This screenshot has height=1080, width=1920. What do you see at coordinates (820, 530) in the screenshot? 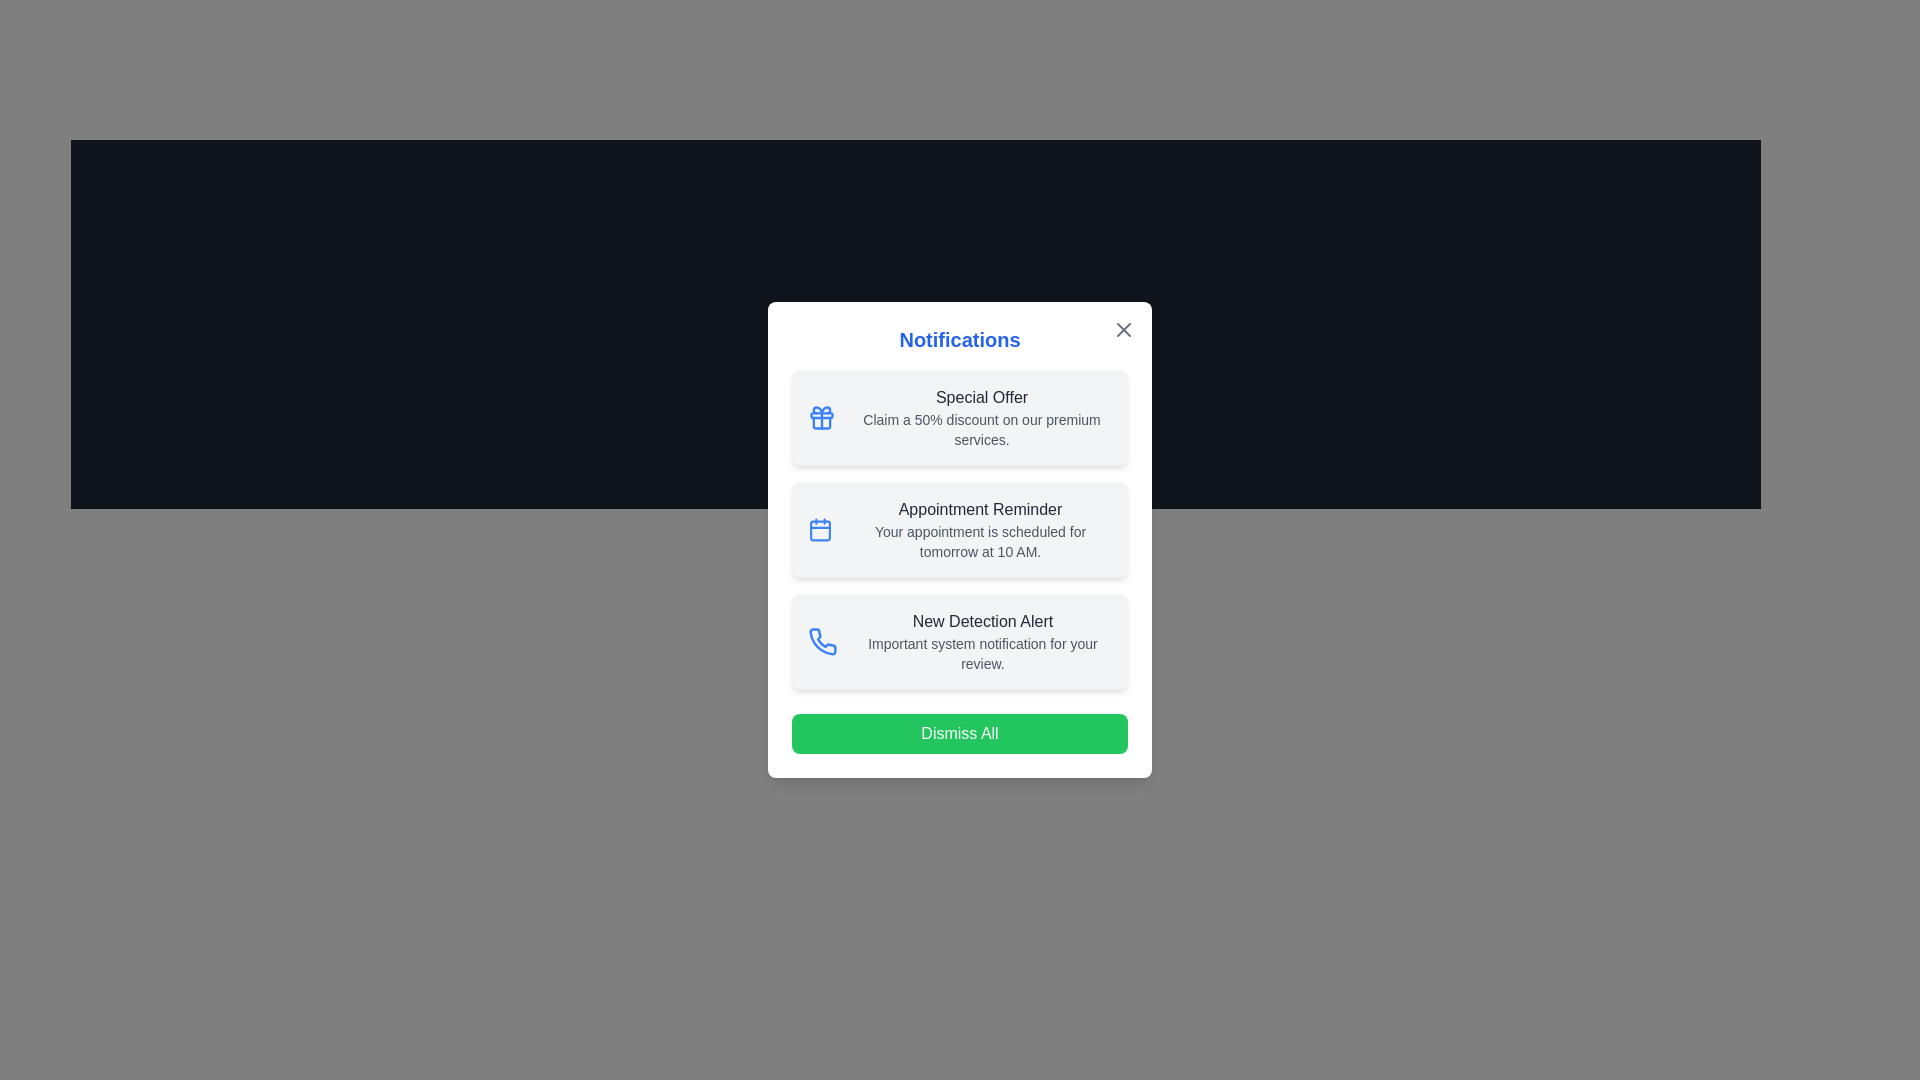
I see `SVG calendar icon element, which is a blue square with rounded corners located within the 'Appointment Reminder' notification, using developer tools` at bounding box center [820, 530].